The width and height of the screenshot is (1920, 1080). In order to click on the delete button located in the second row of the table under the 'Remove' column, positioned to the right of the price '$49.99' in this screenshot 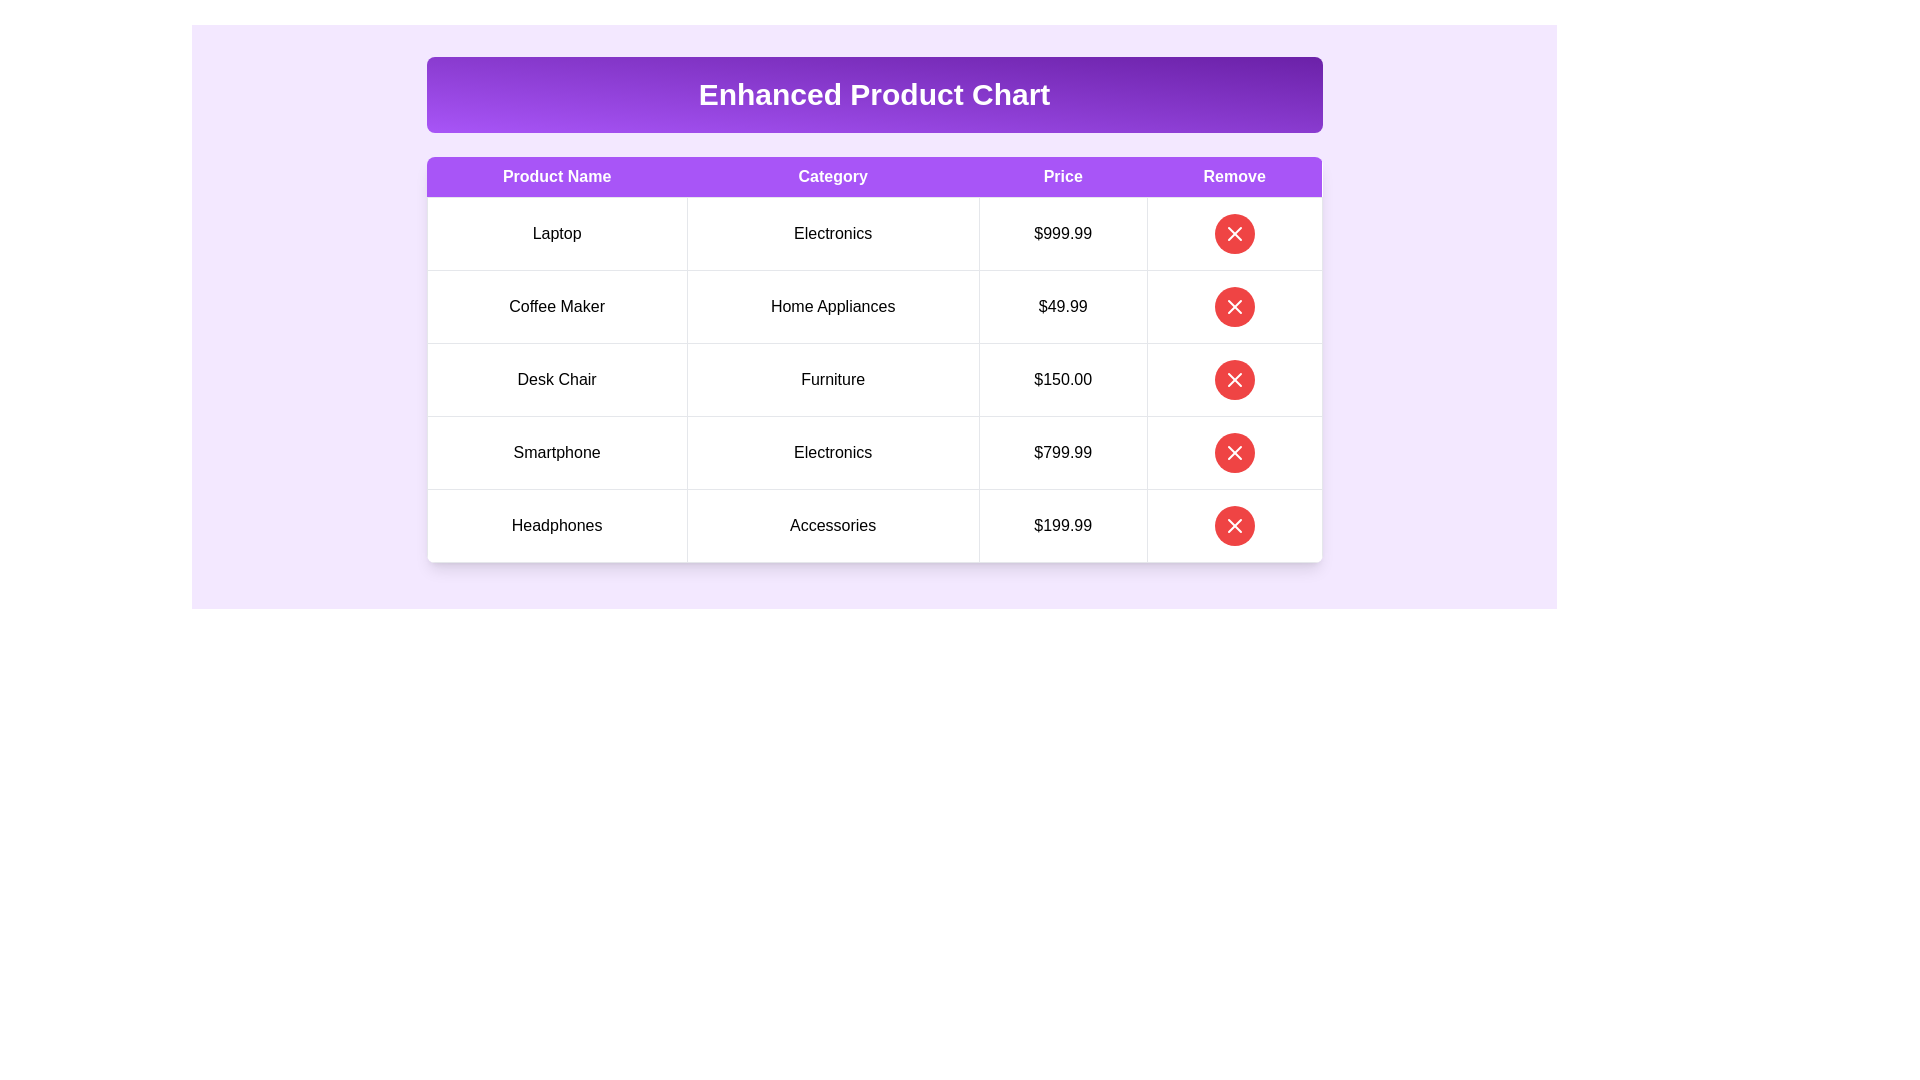, I will do `click(1233, 307)`.